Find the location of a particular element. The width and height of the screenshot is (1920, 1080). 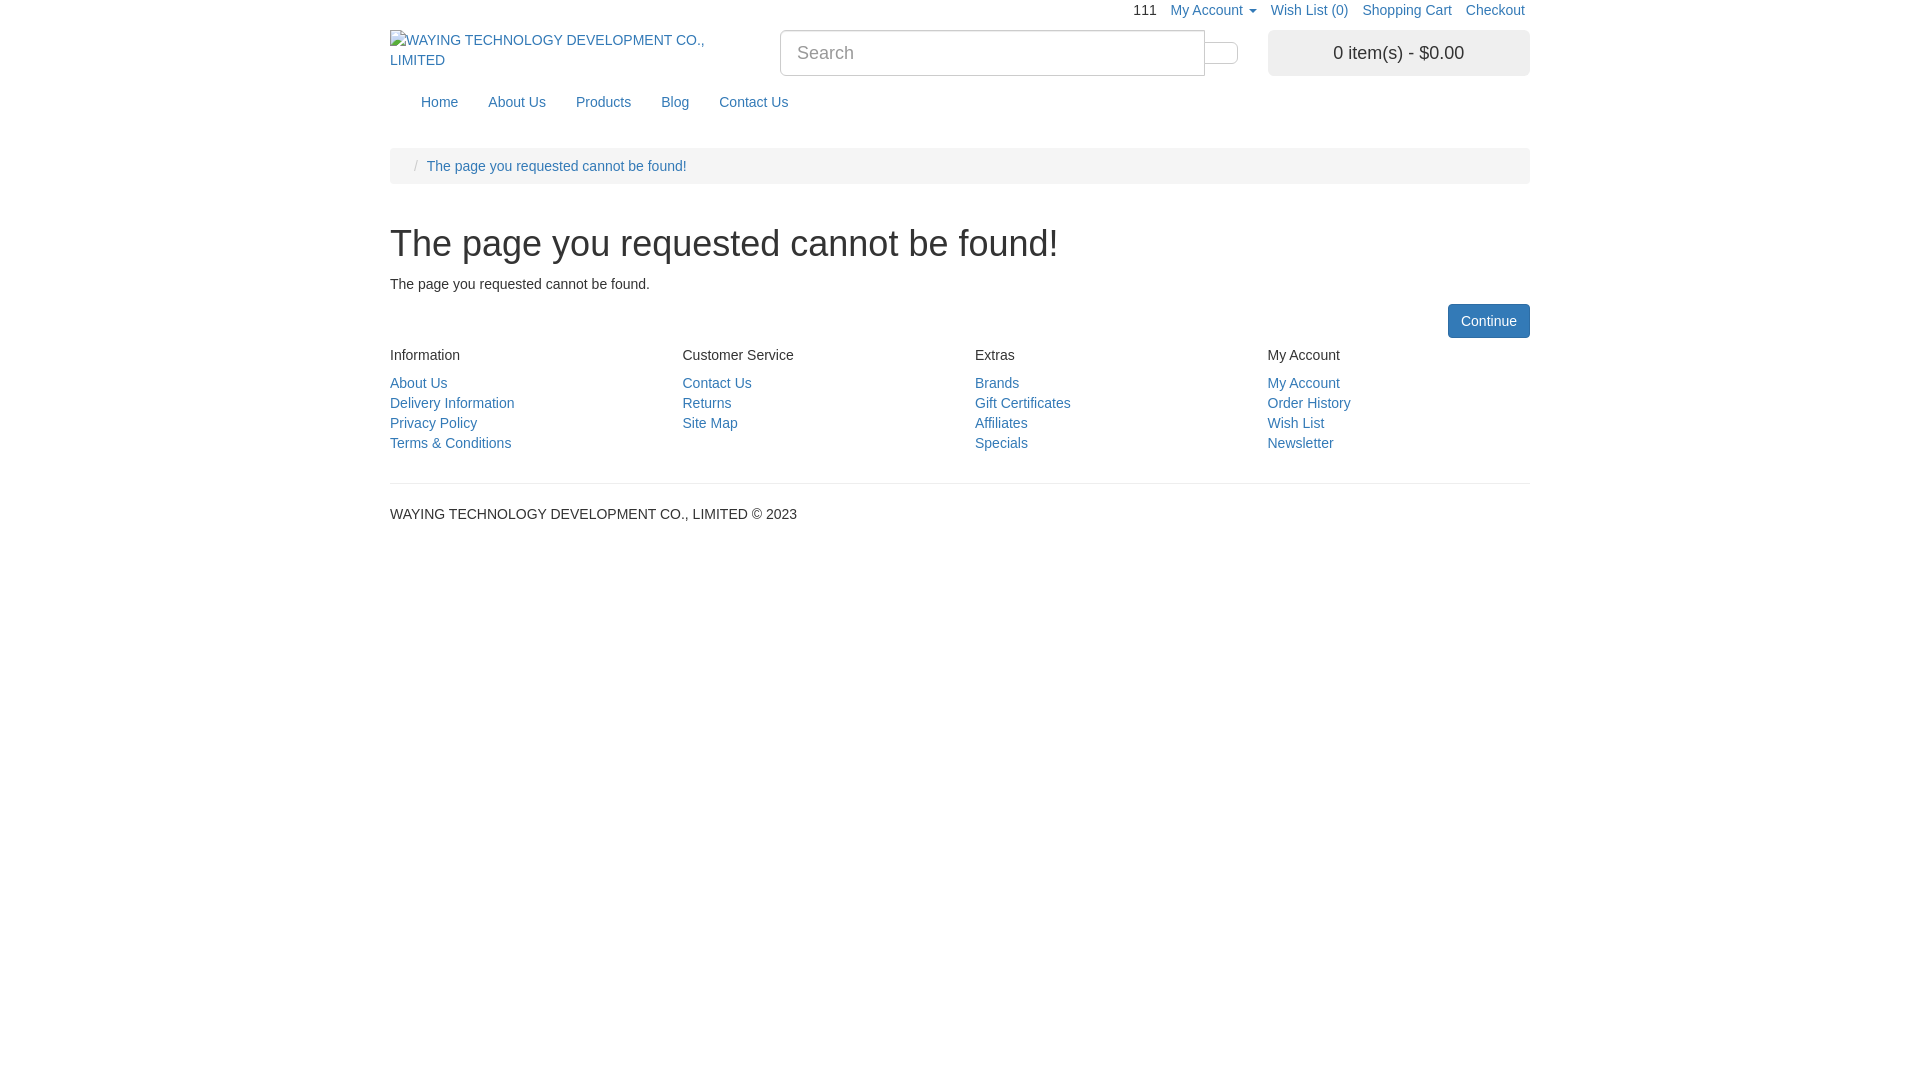

'Site Map' is located at coordinates (709, 422).